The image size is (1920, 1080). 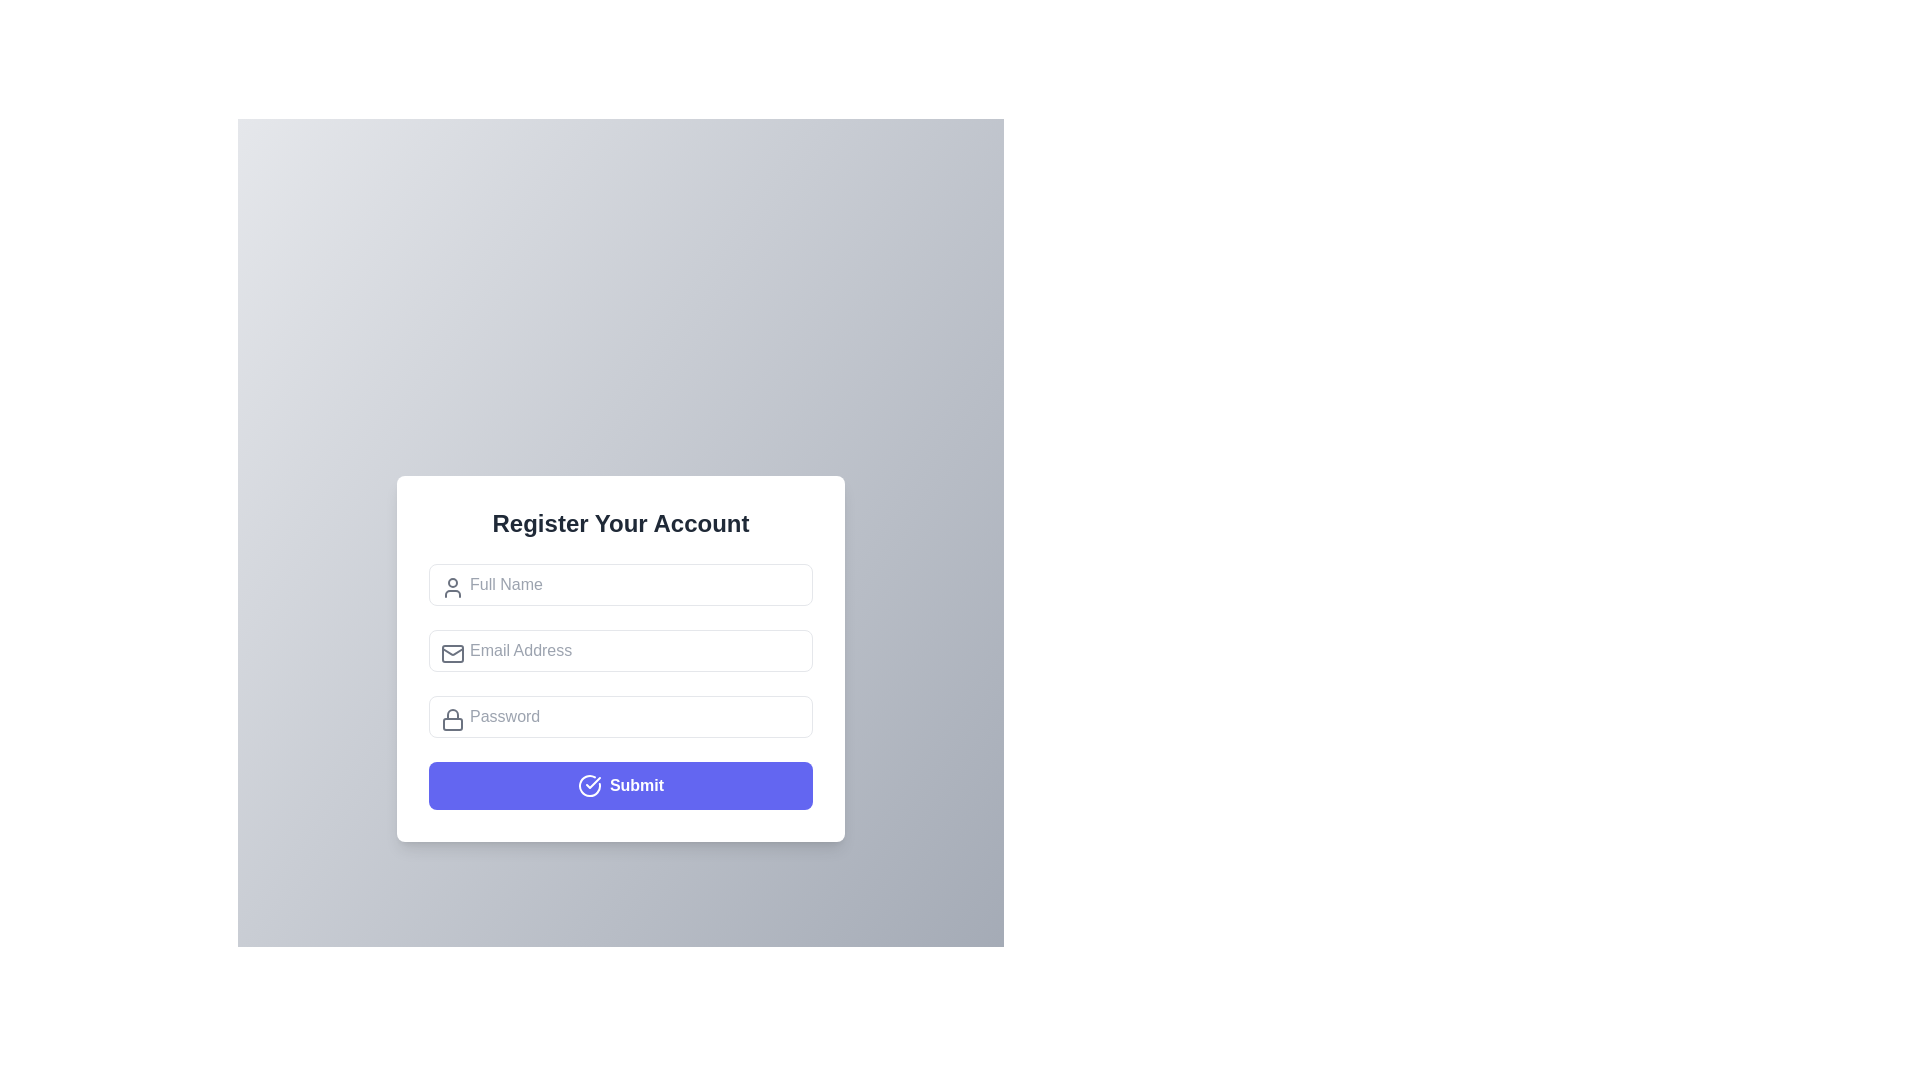 I want to click on the 'Submit' button, which contains a checkmark icon indicating confirmation, located below the input fields for 'Full Name', 'Email Address', and 'Password', so click(x=592, y=782).